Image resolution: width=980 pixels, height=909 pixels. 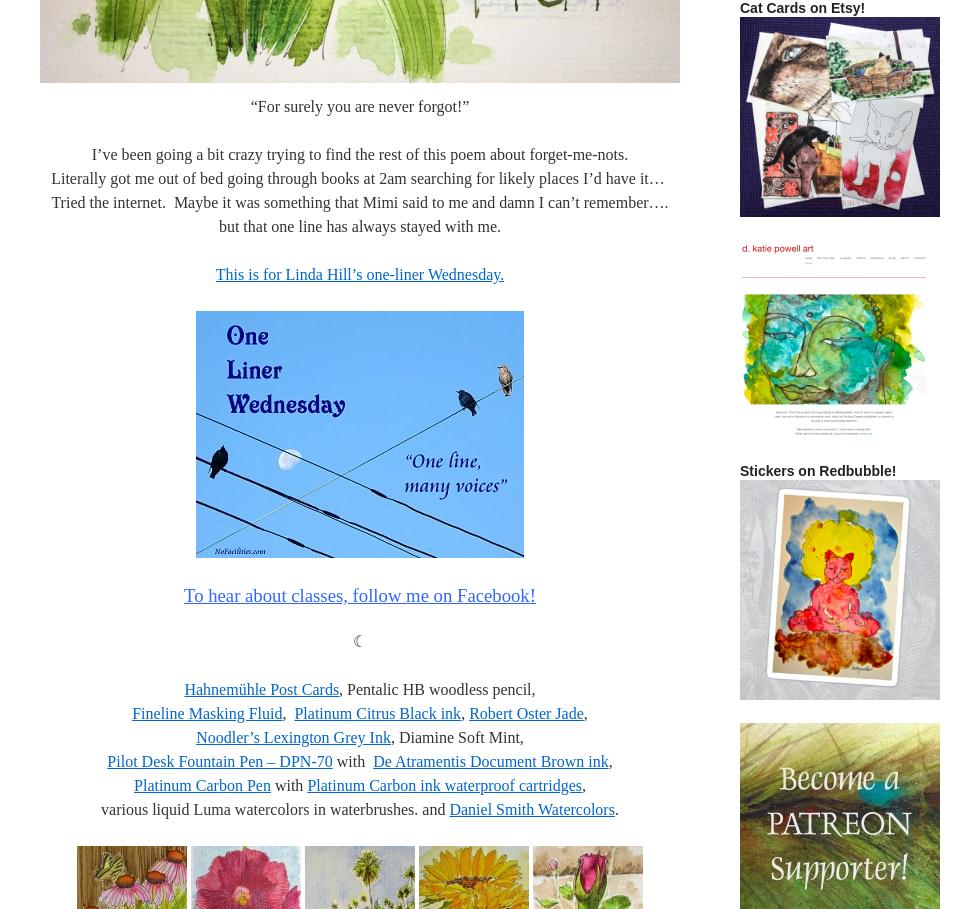 What do you see at coordinates (377, 712) in the screenshot?
I see `'Platinum Citrus Black ink'` at bounding box center [377, 712].